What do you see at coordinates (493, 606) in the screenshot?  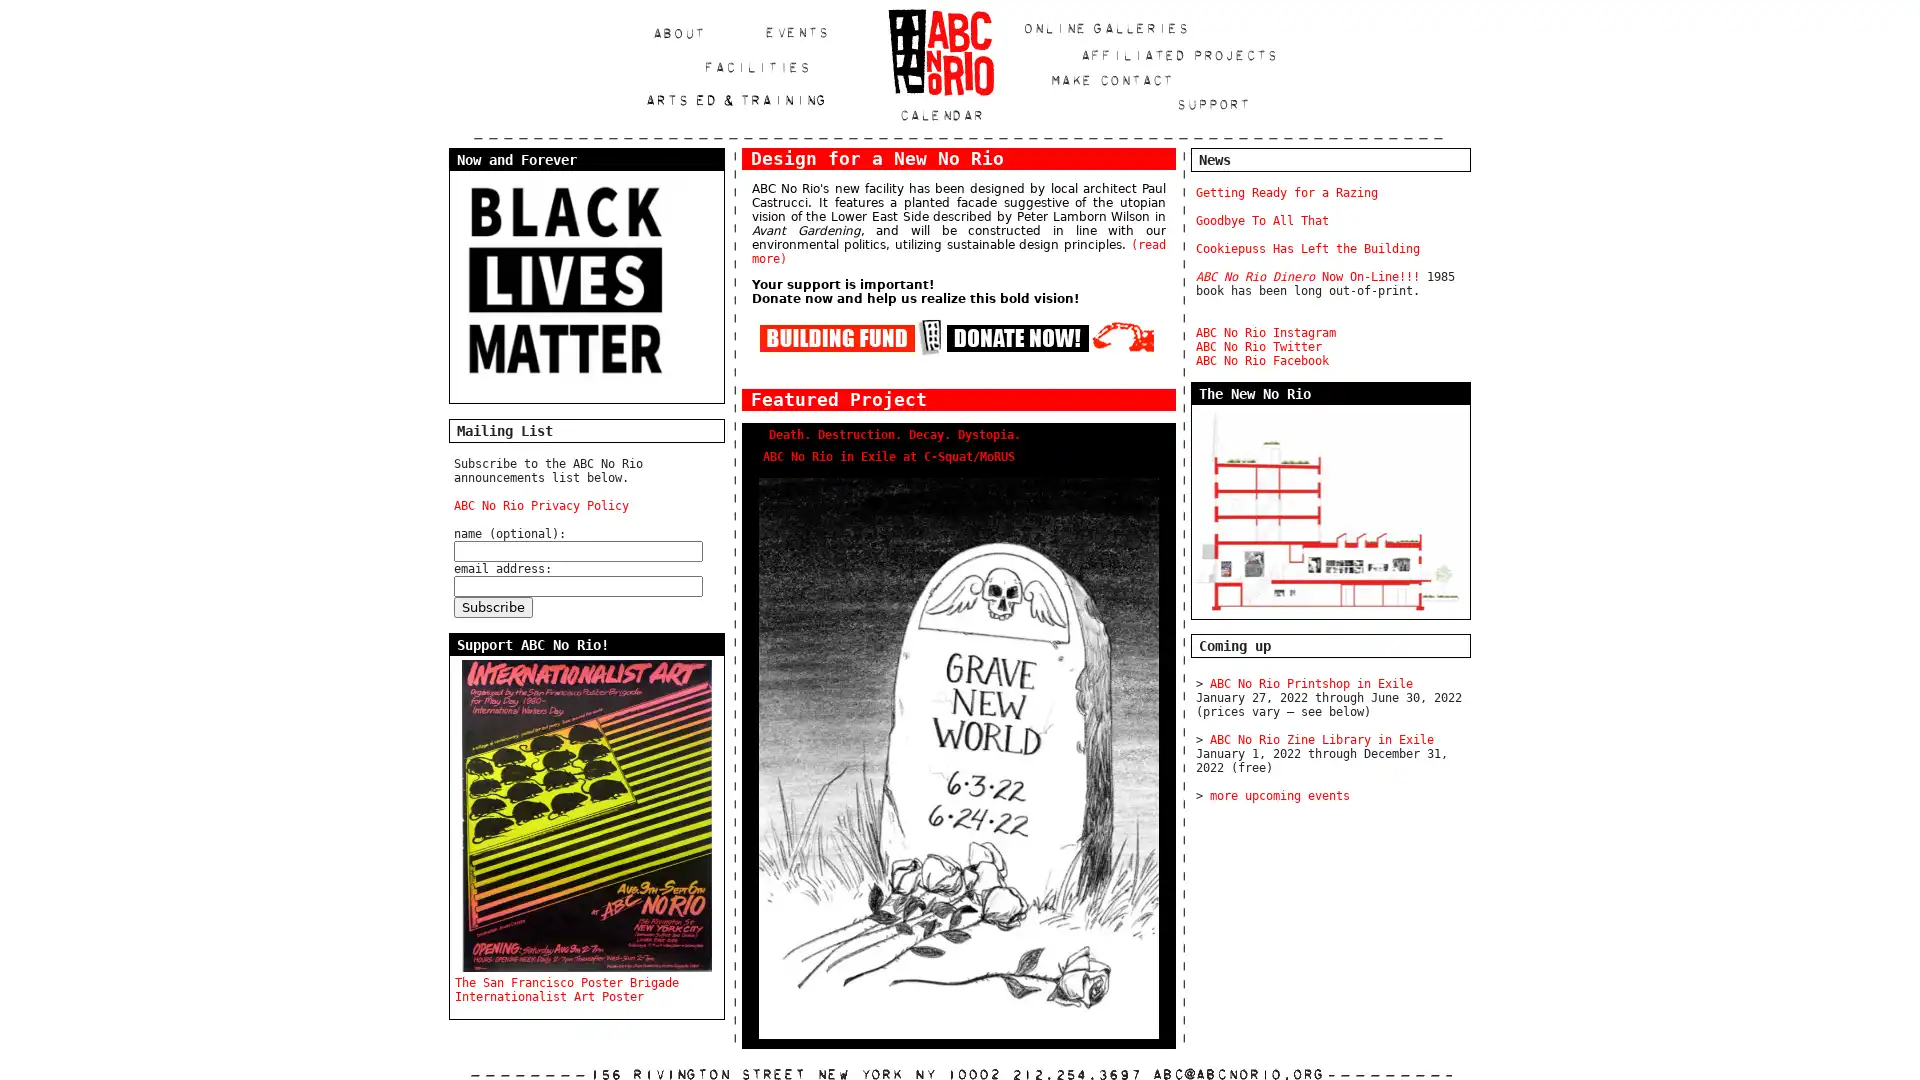 I see `Subscribe` at bounding box center [493, 606].